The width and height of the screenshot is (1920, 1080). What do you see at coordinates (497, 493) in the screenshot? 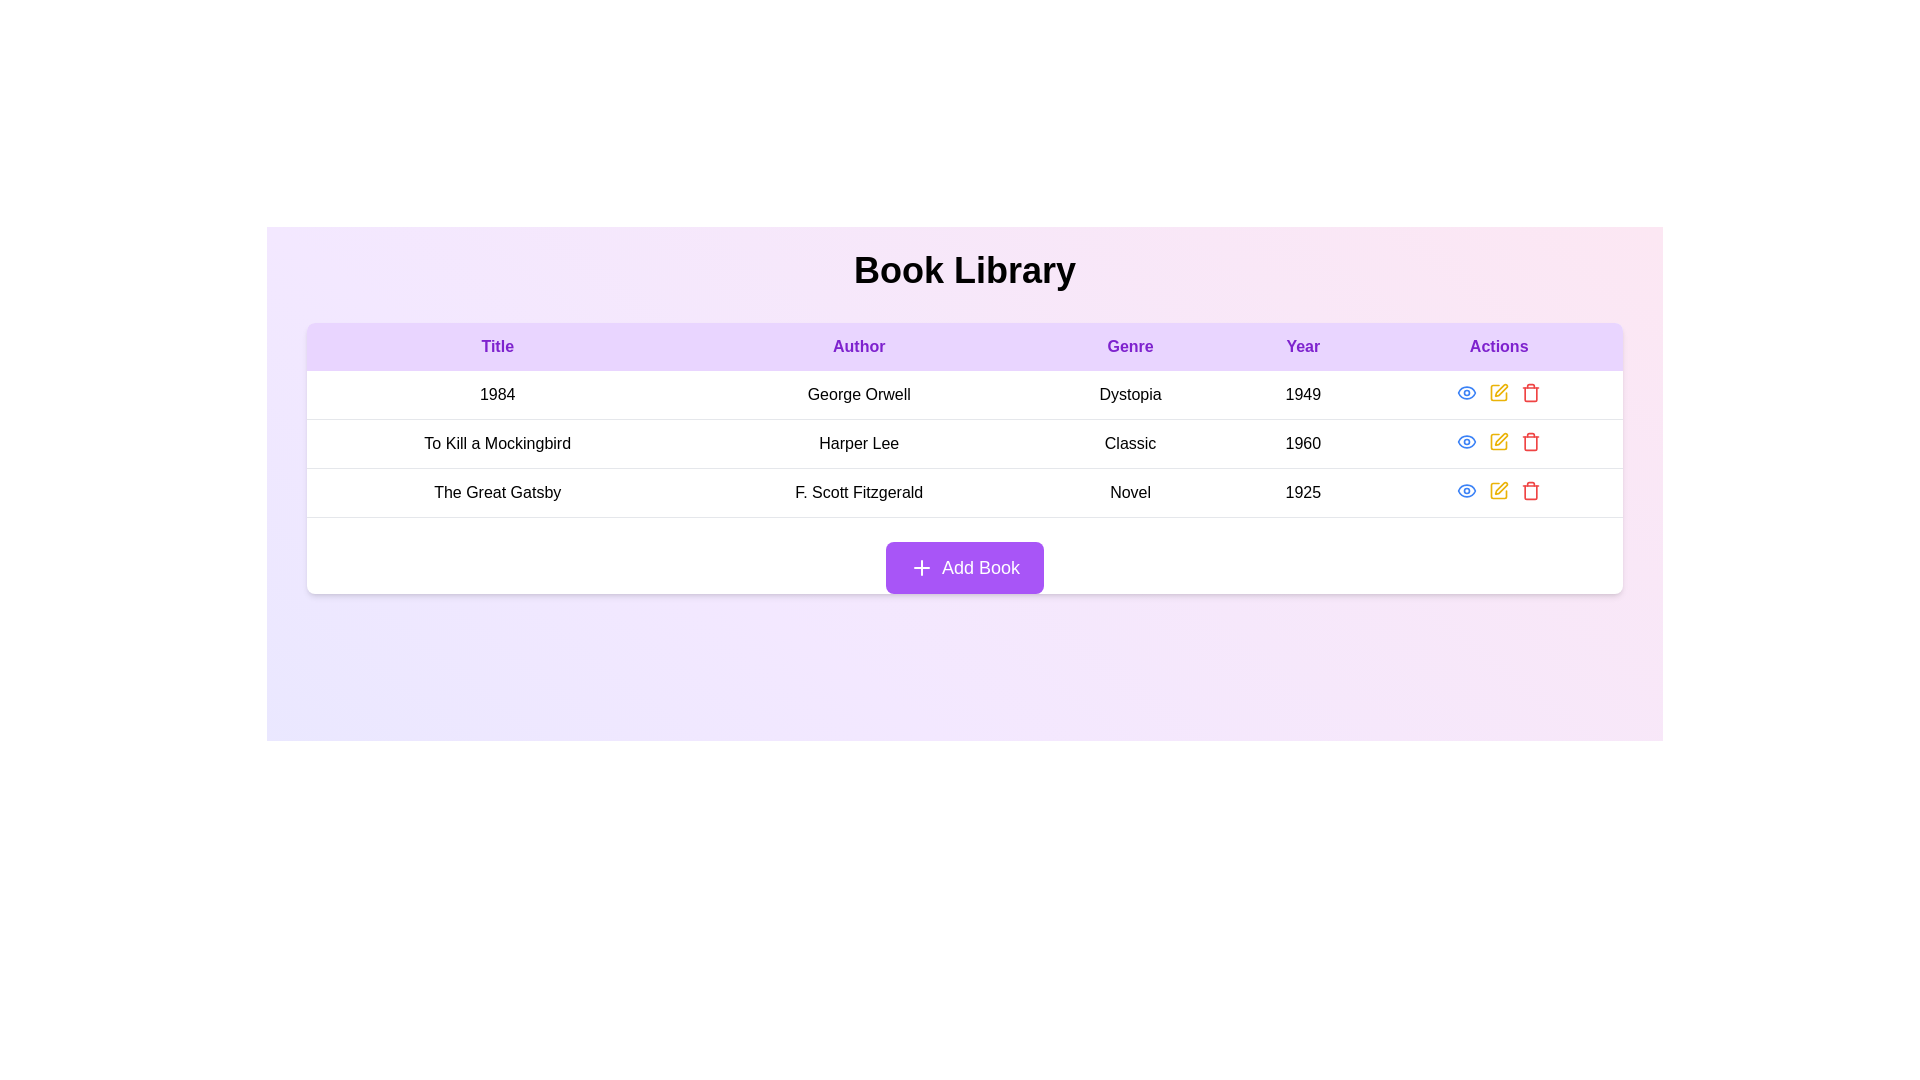
I see `the static text element representing the title 'The Great Gatsby' located in the third row and first column of the table` at bounding box center [497, 493].